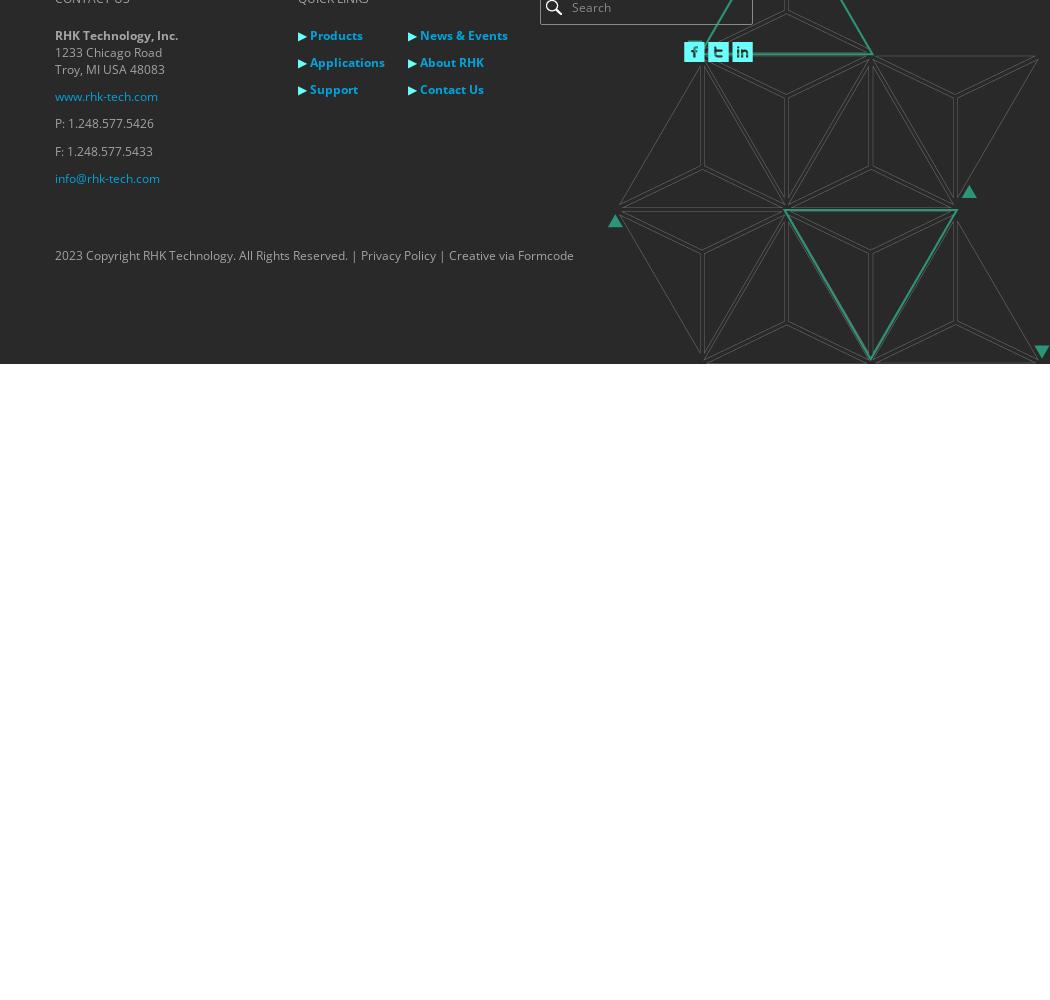 The height and width of the screenshot is (1000, 1050). I want to click on '1233 Chicago Road', so click(108, 52).